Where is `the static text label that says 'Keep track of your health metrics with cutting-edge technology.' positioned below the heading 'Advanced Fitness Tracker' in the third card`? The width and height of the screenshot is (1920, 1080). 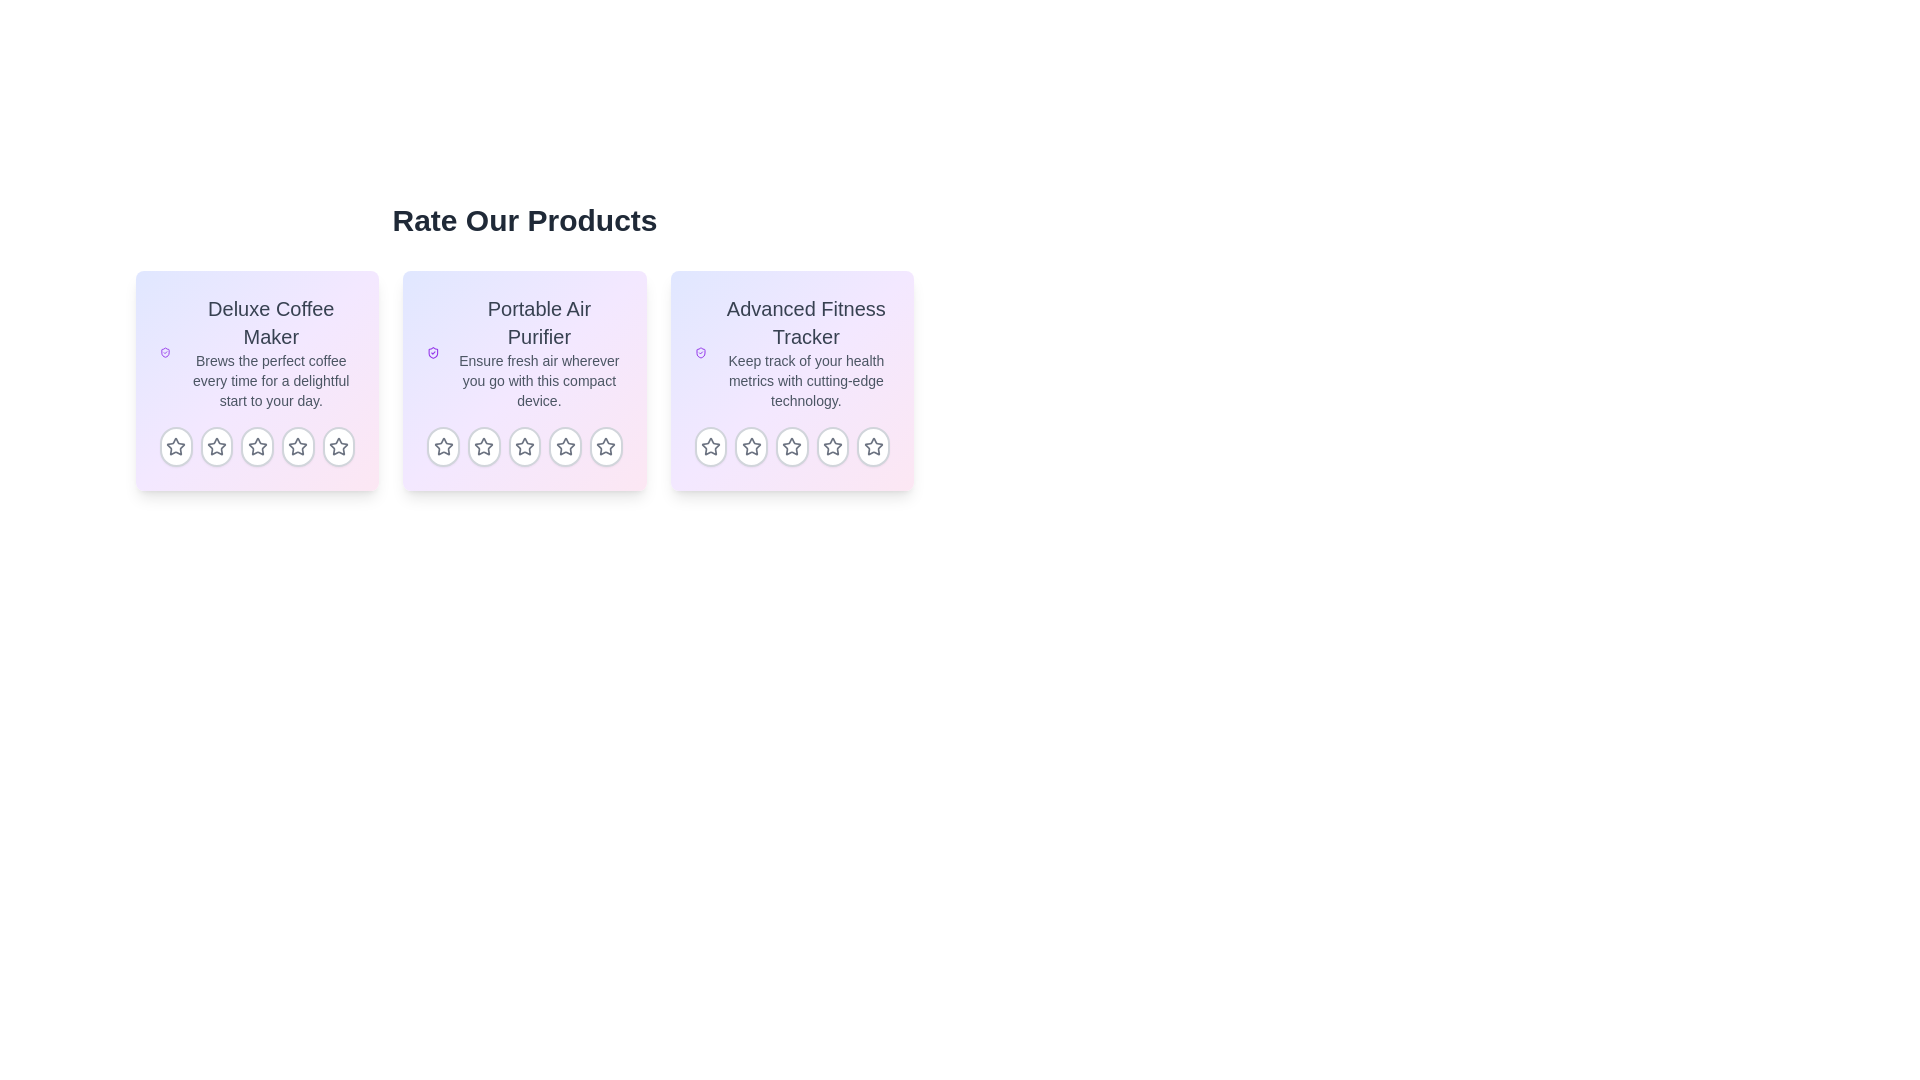 the static text label that says 'Keep track of your health metrics with cutting-edge technology.' positioned below the heading 'Advanced Fitness Tracker' in the third card is located at coordinates (806, 381).